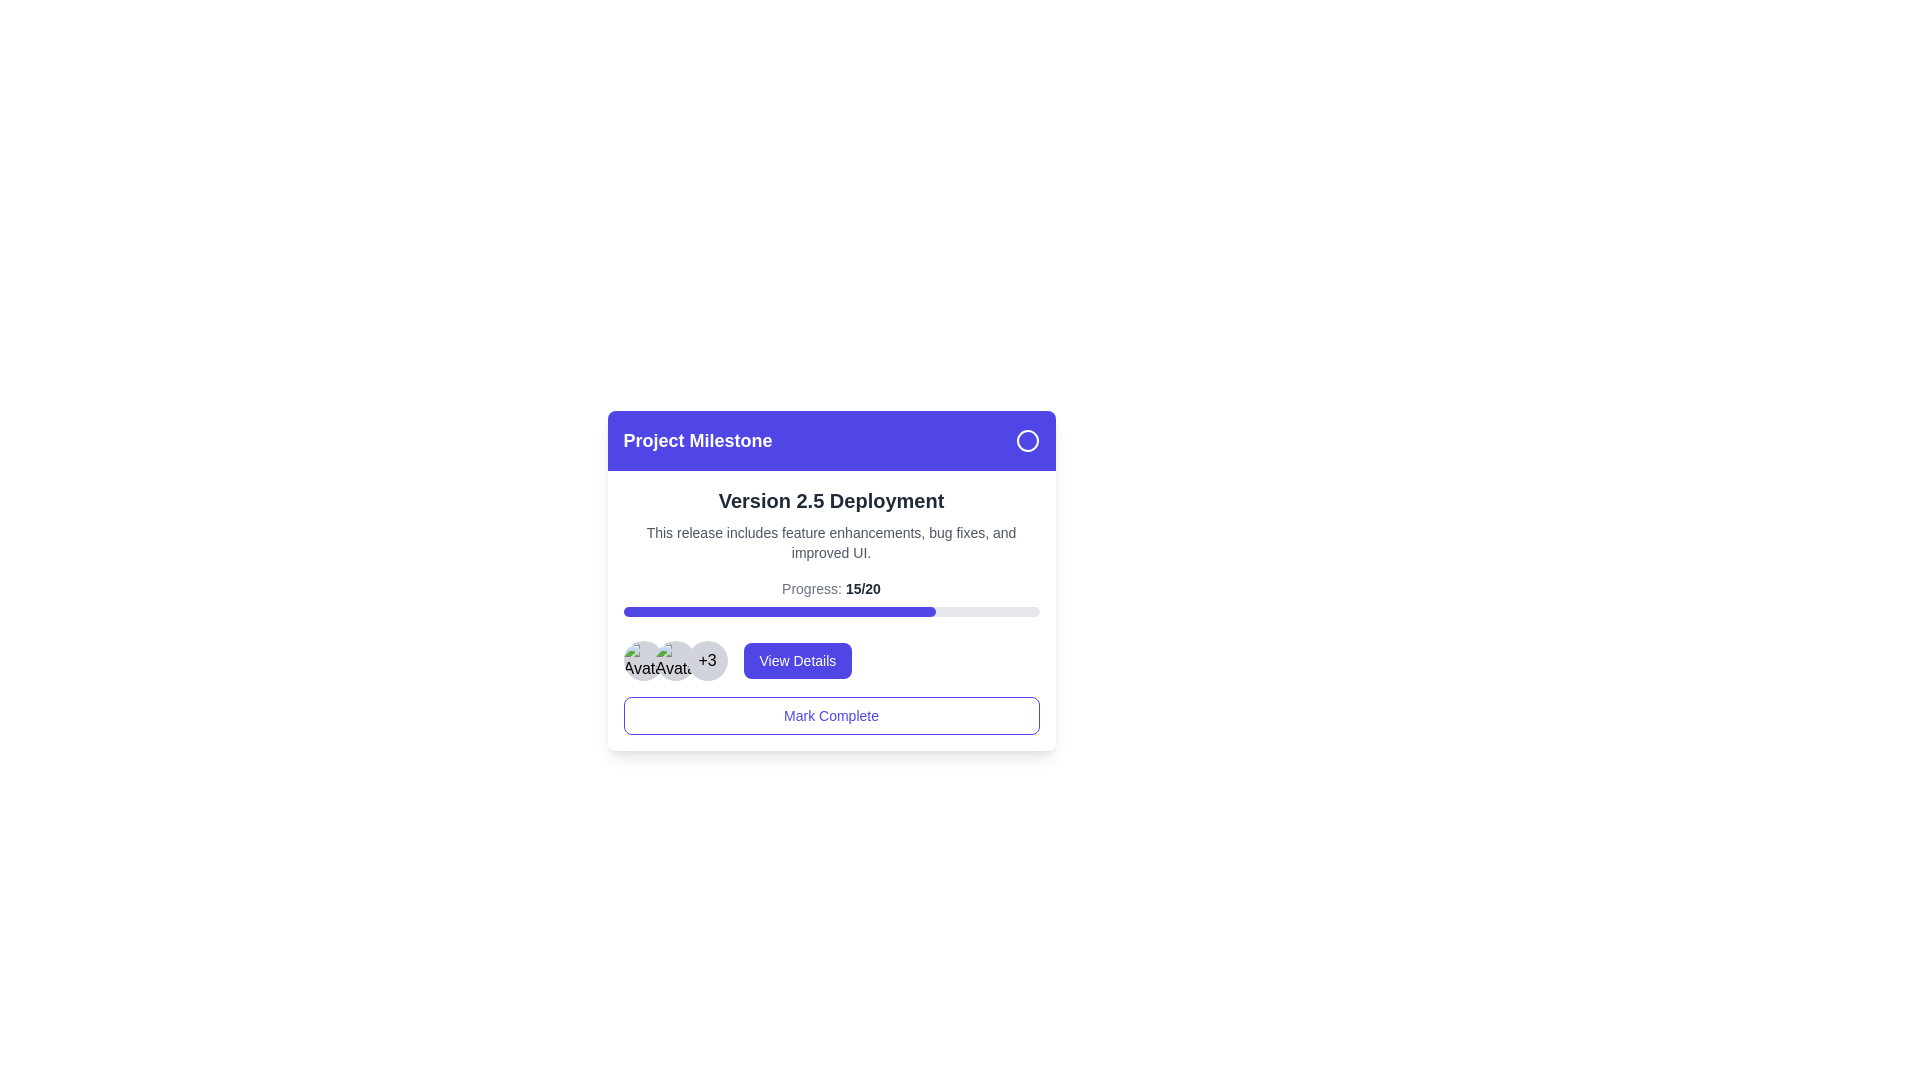  What do you see at coordinates (698, 439) in the screenshot?
I see `the text label reading 'Project Milestone' that is styled with bold white text on a purple background, located at the top of the card layout` at bounding box center [698, 439].